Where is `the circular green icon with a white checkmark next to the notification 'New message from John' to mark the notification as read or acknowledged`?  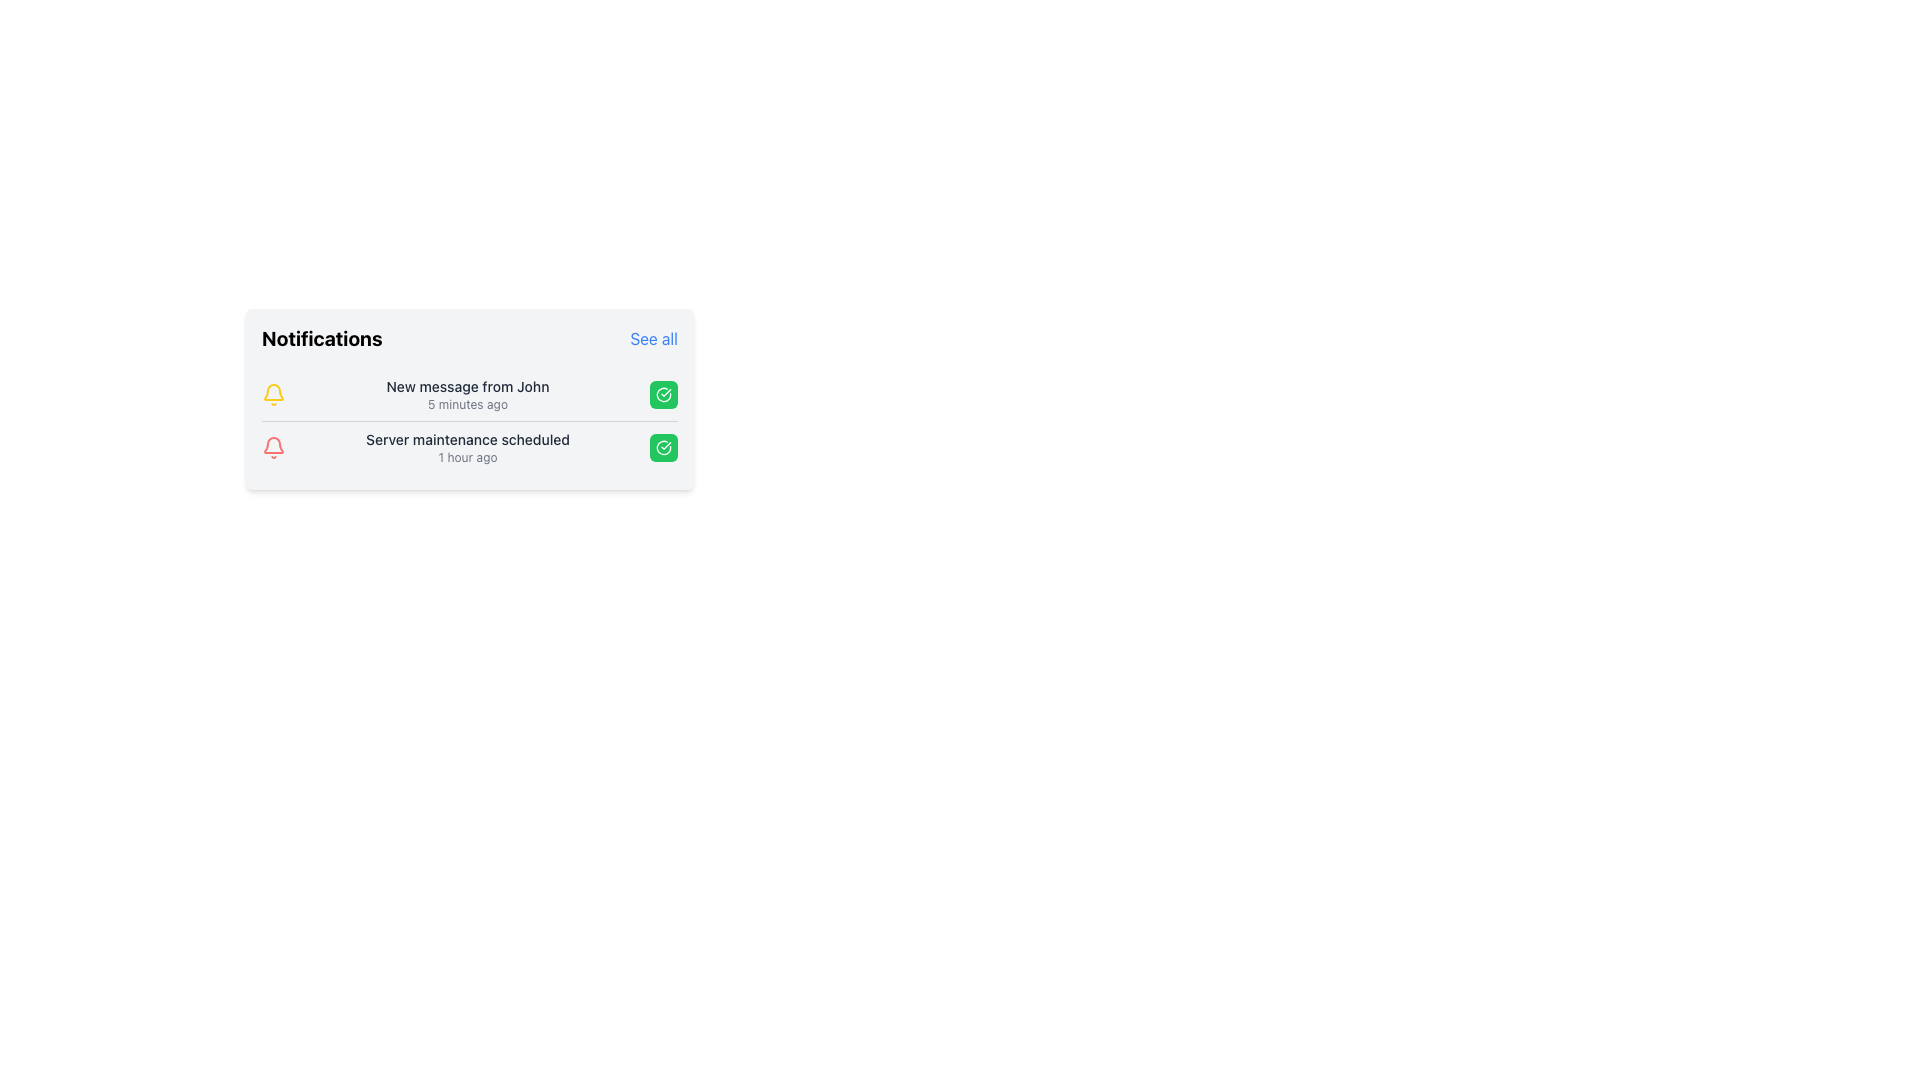
the circular green icon with a white checkmark next to the notification 'New message from John' to mark the notification as read or acknowledged is located at coordinates (663, 446).